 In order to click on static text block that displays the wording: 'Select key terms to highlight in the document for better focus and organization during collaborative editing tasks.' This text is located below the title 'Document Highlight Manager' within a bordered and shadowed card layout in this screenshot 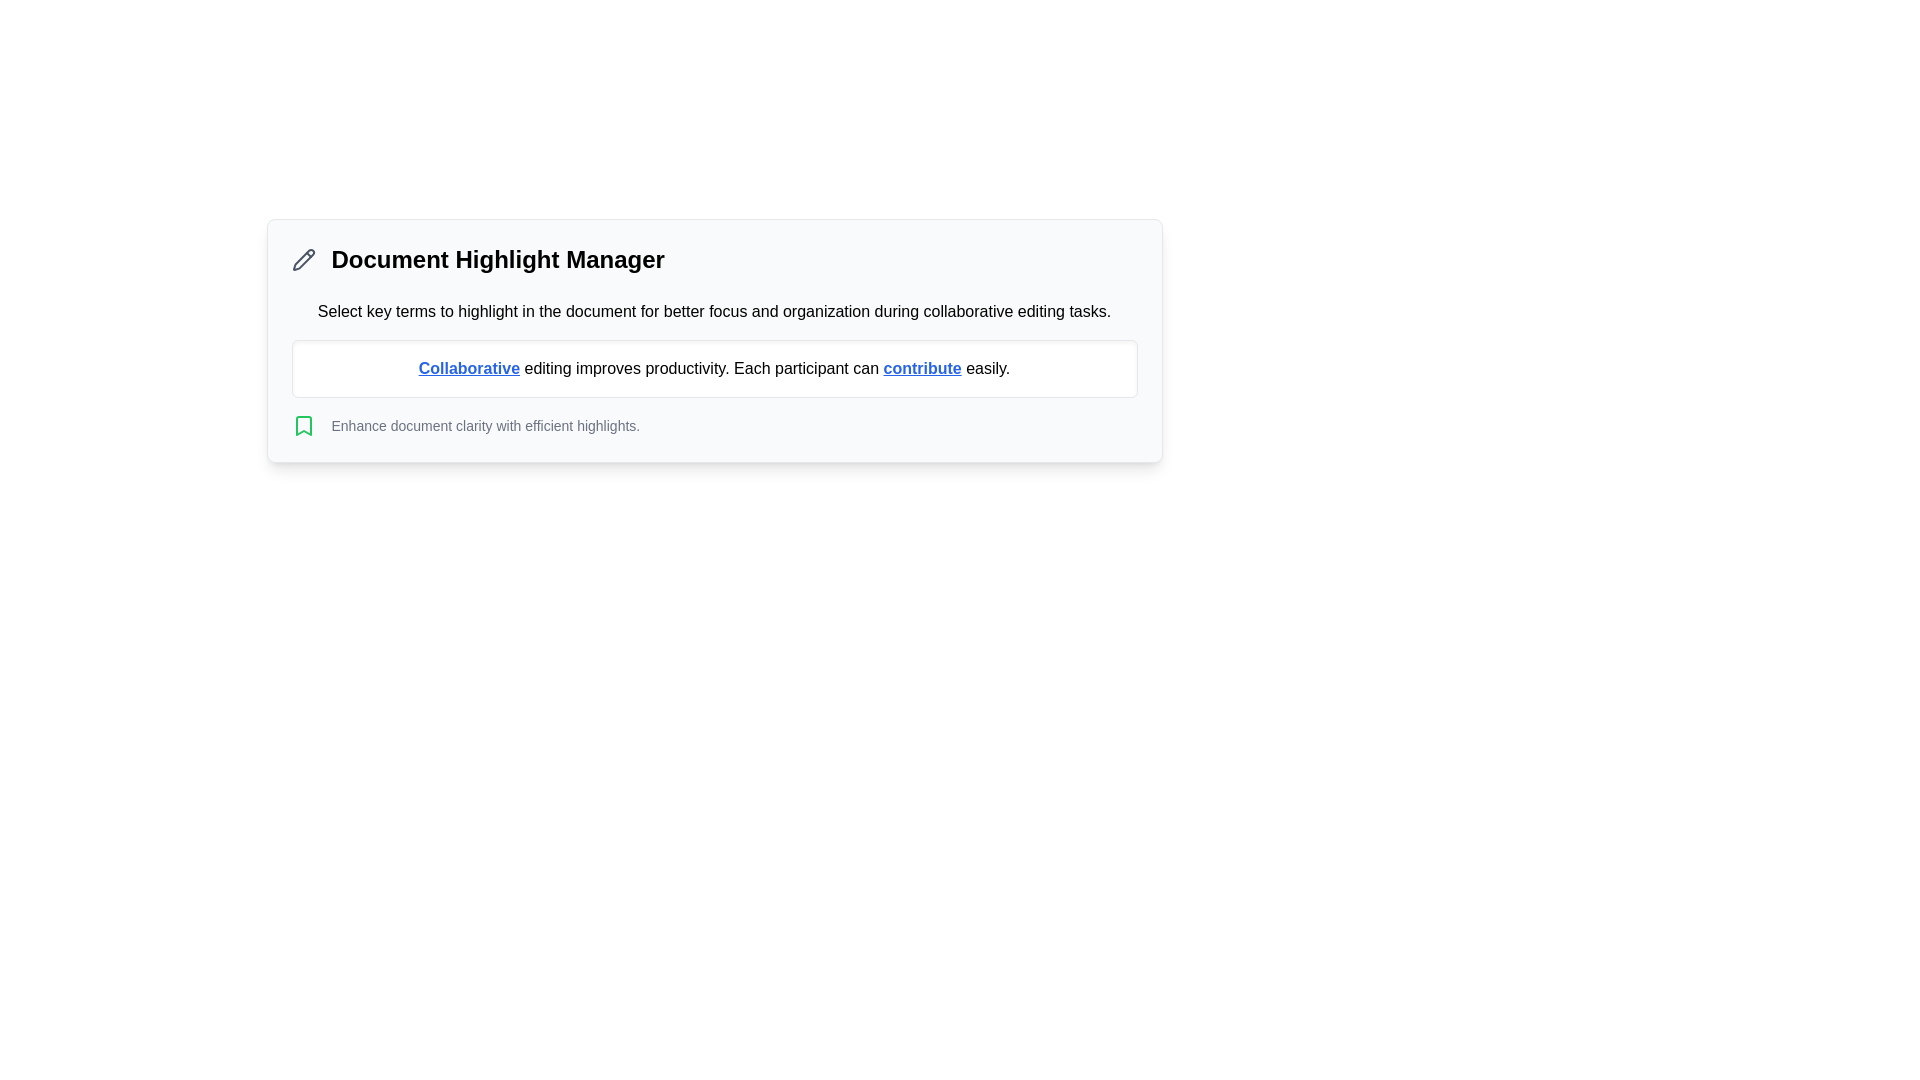, I will do `click(714, 312)`.